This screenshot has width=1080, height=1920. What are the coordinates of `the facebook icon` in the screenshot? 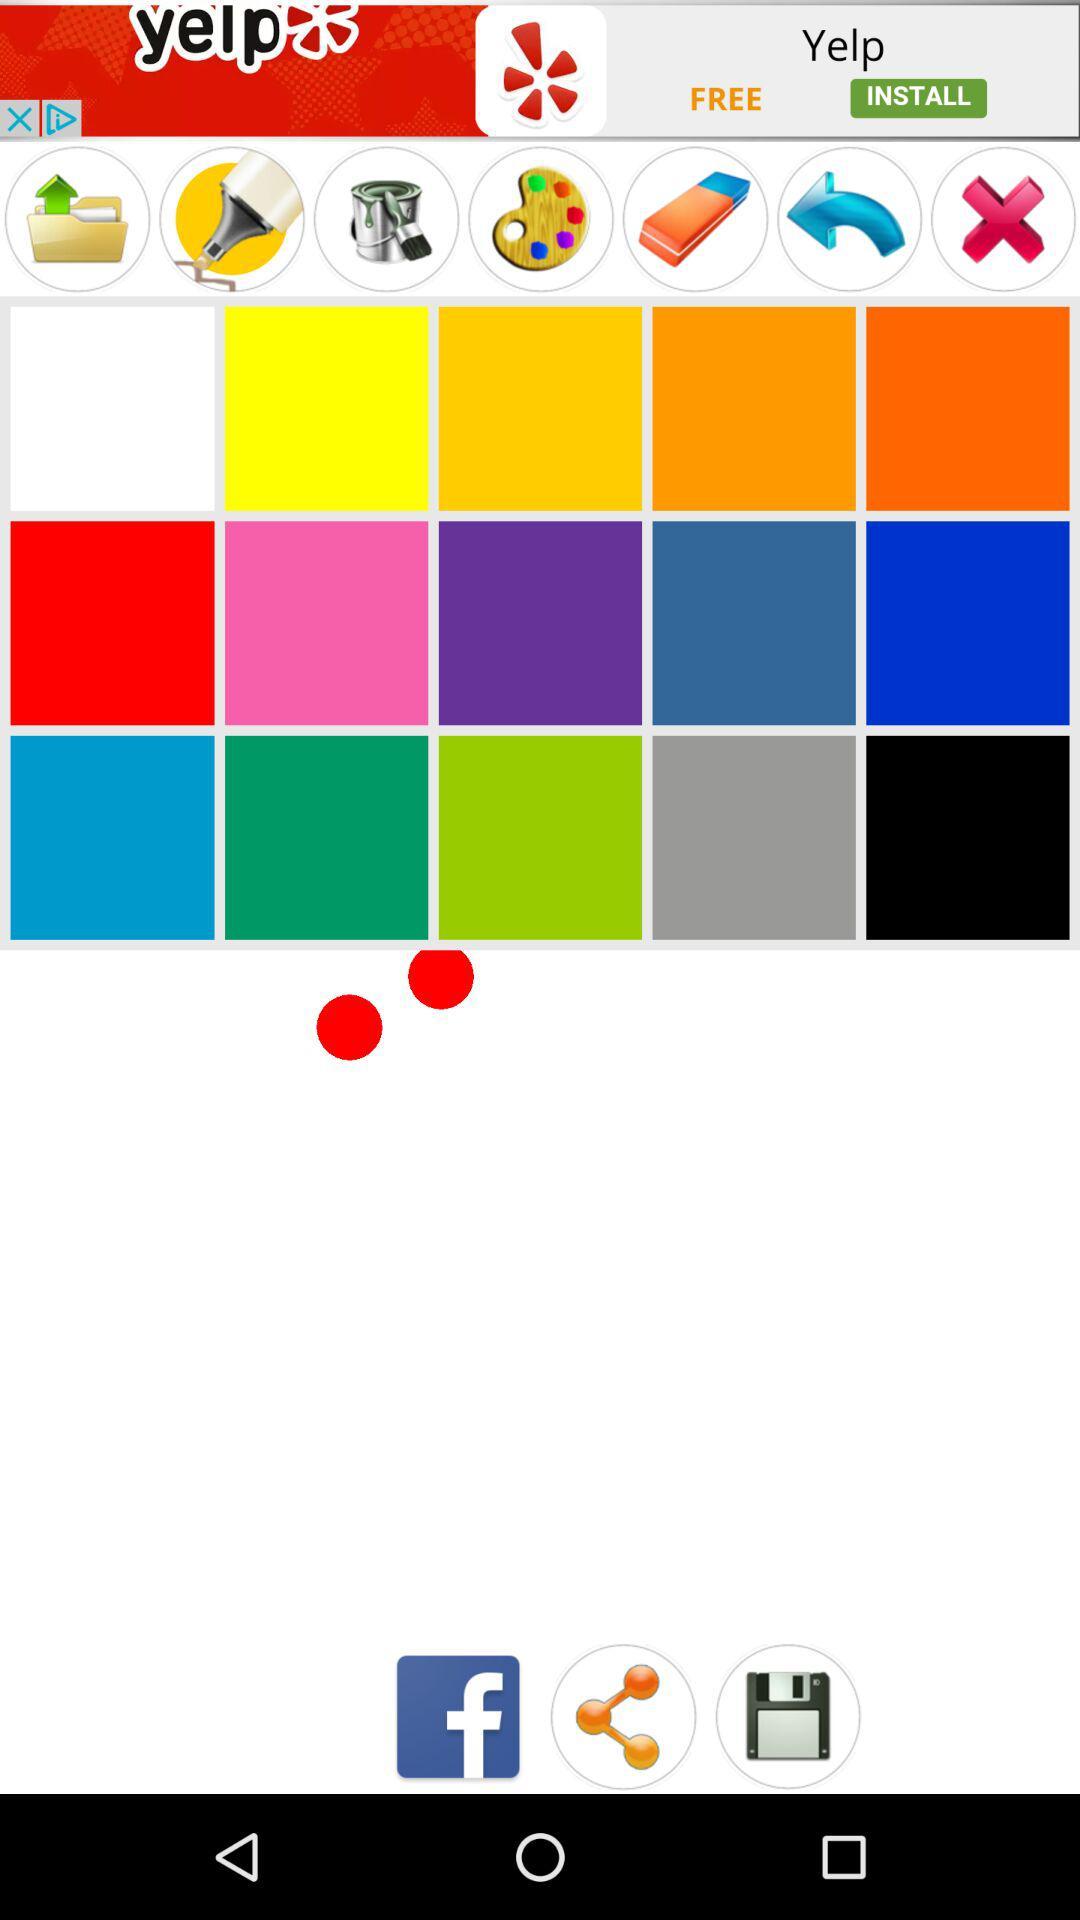 It's located at (458, 1837).